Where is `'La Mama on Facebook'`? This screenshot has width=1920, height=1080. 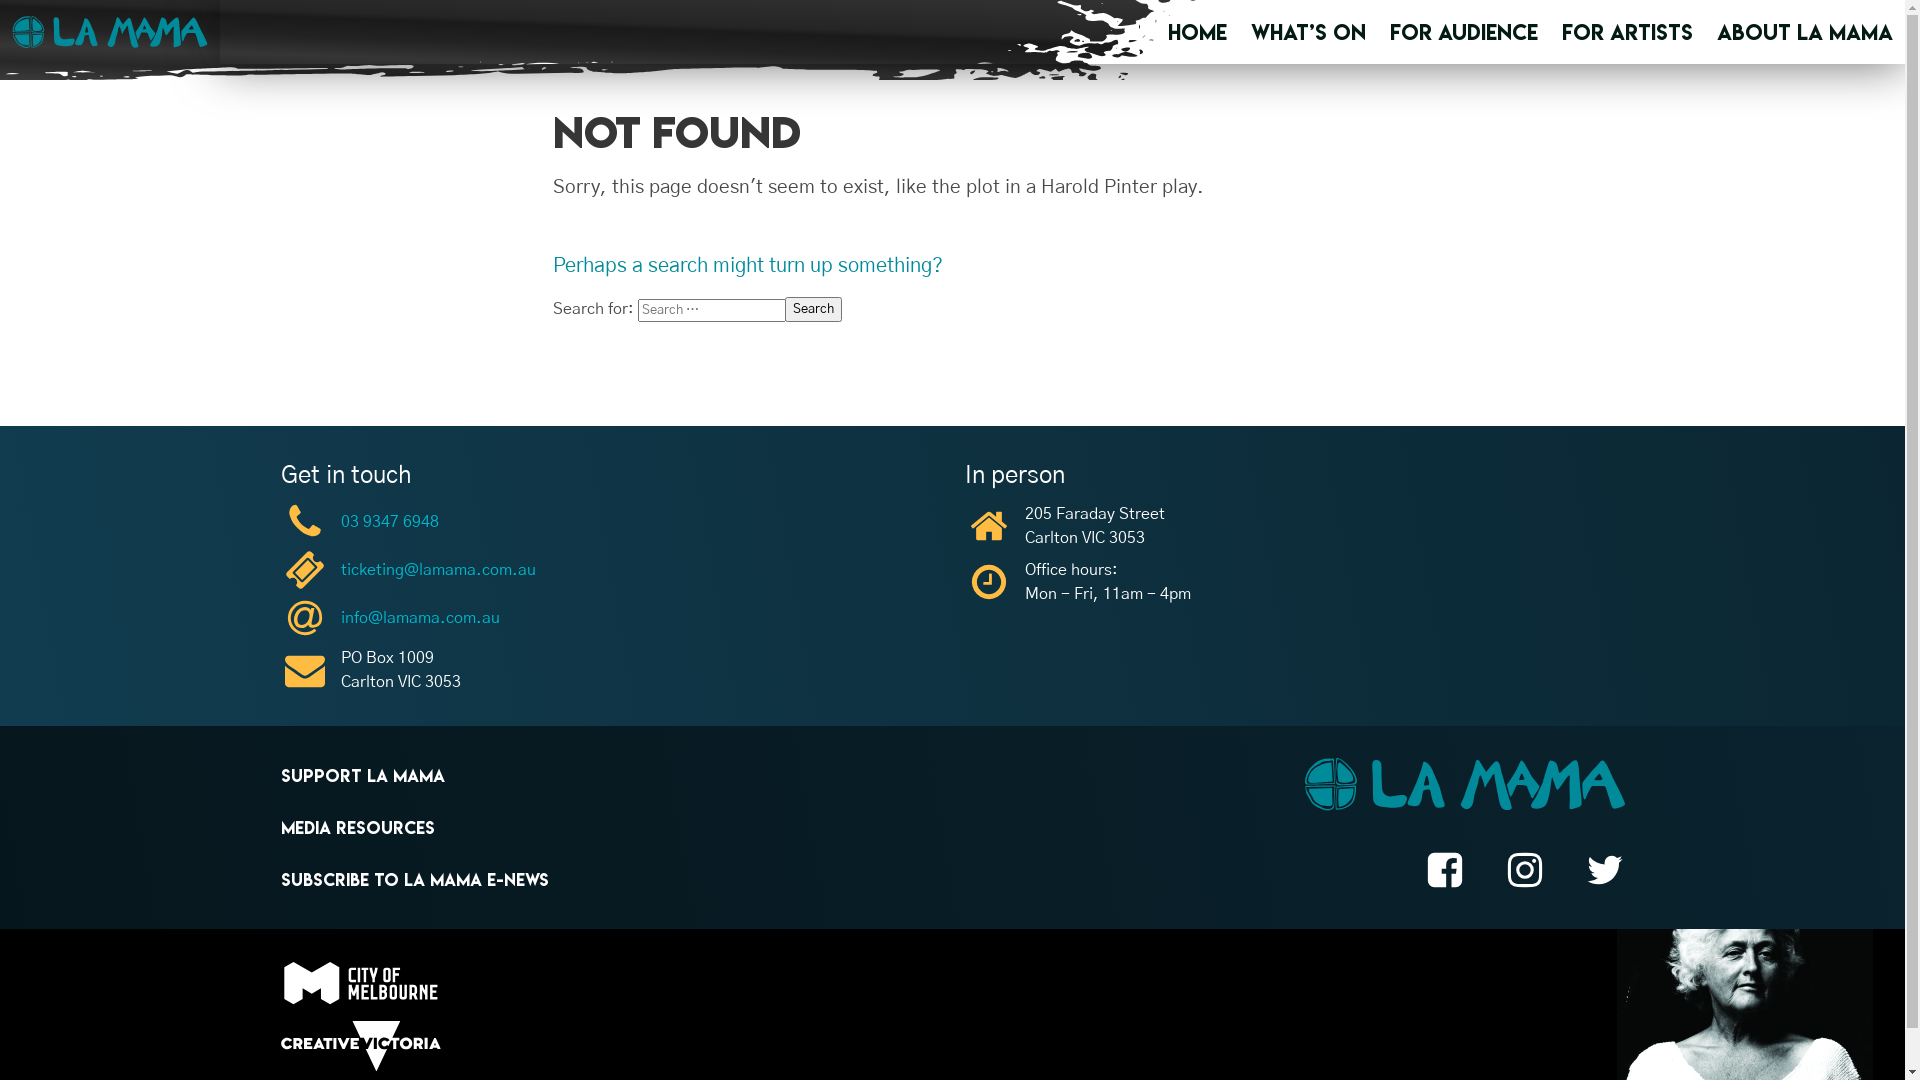 'La Mama on Facebook' is located at coordinates (1444, 872).